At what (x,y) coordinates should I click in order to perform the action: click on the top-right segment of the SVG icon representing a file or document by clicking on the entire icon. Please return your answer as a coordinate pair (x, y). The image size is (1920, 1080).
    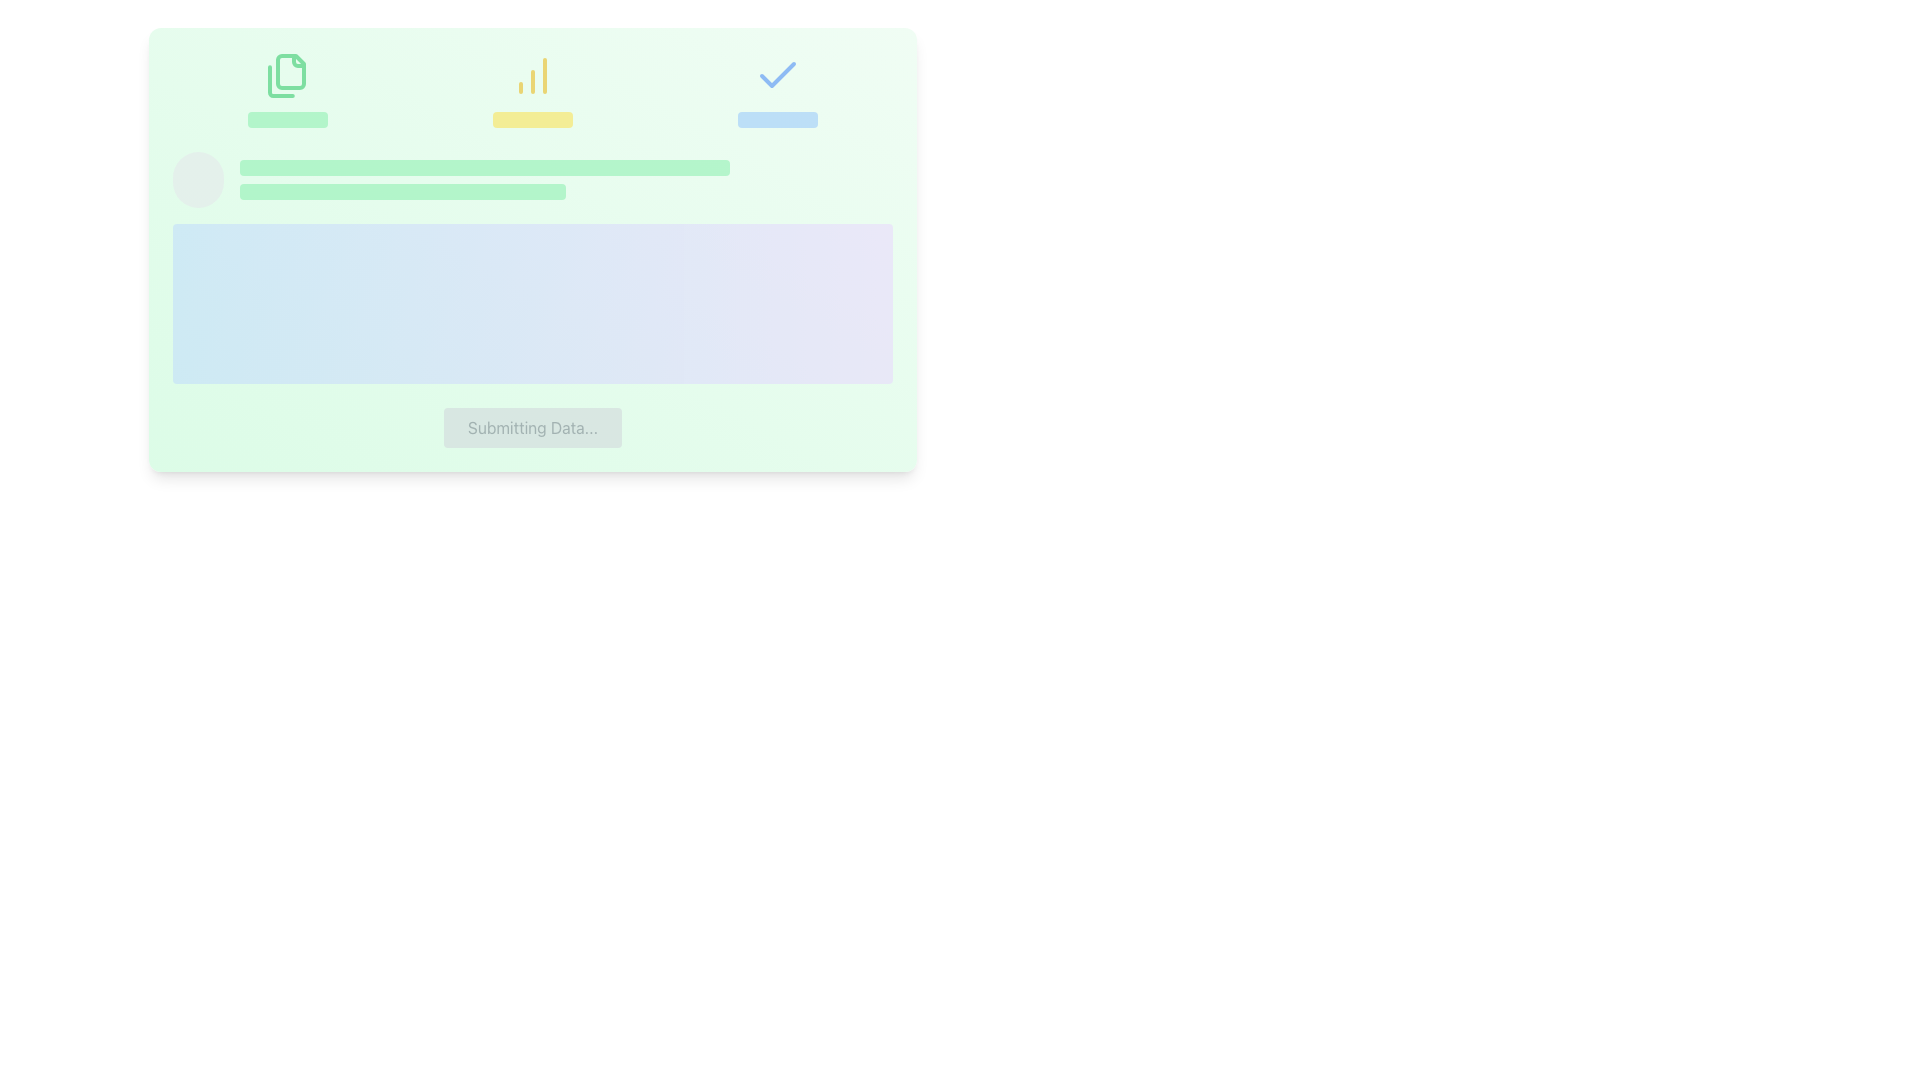
    Looking at the image, I should click on (297, 60).